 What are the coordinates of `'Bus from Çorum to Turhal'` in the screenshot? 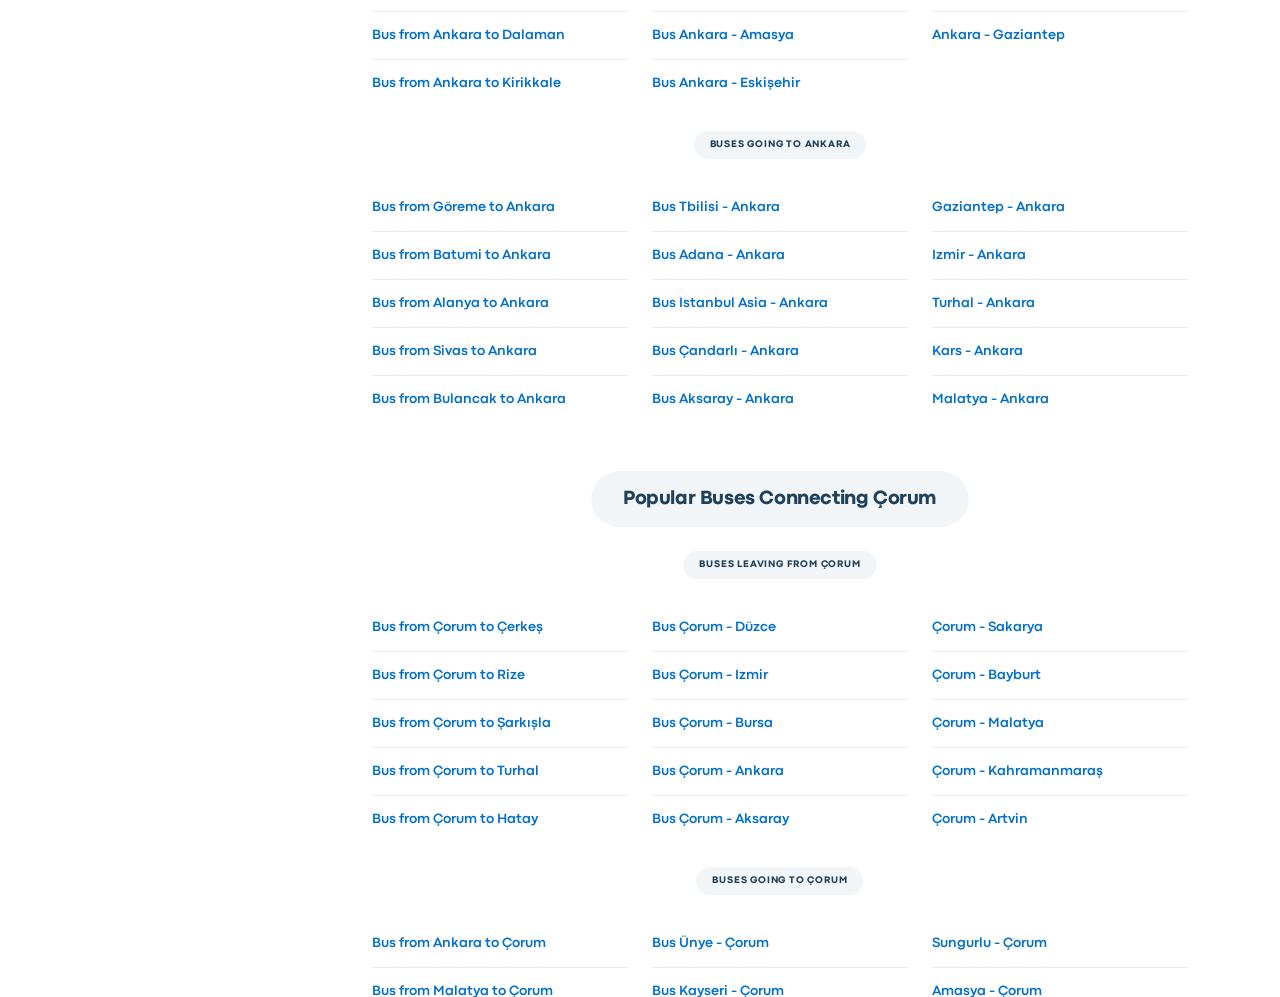 It's located at (453, 769).